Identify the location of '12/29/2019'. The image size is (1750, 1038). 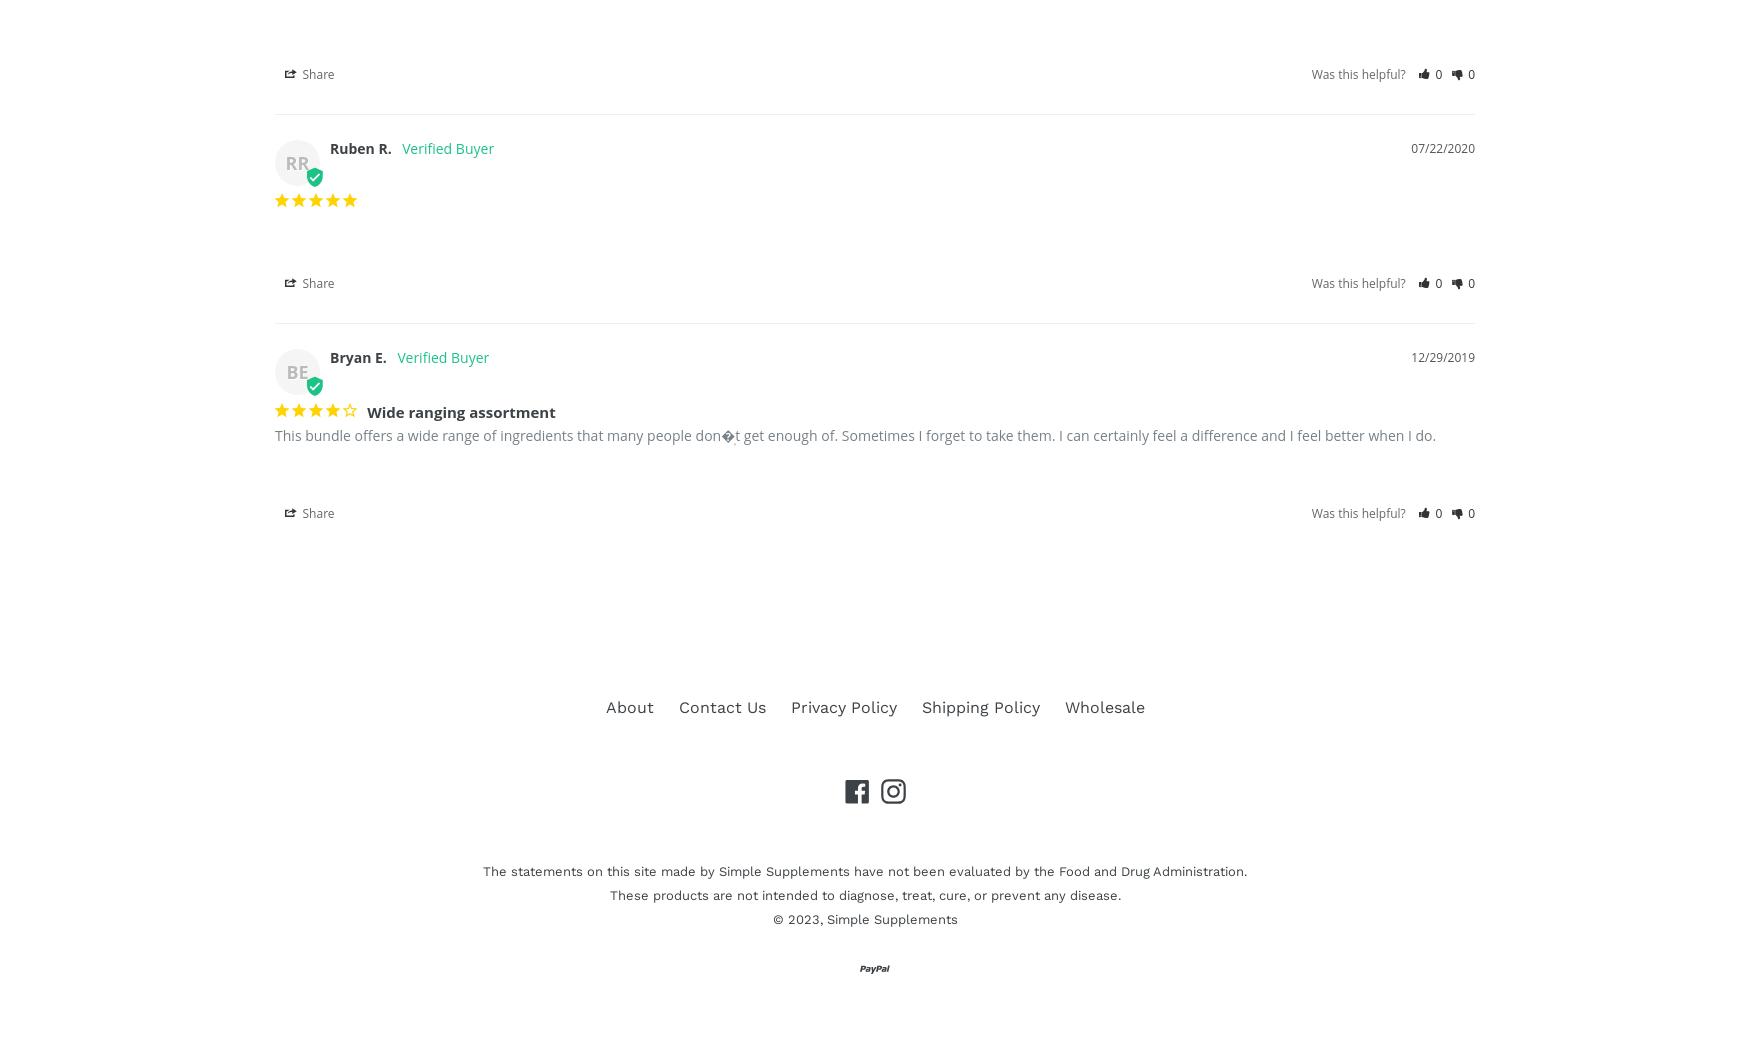
(1443, 356).